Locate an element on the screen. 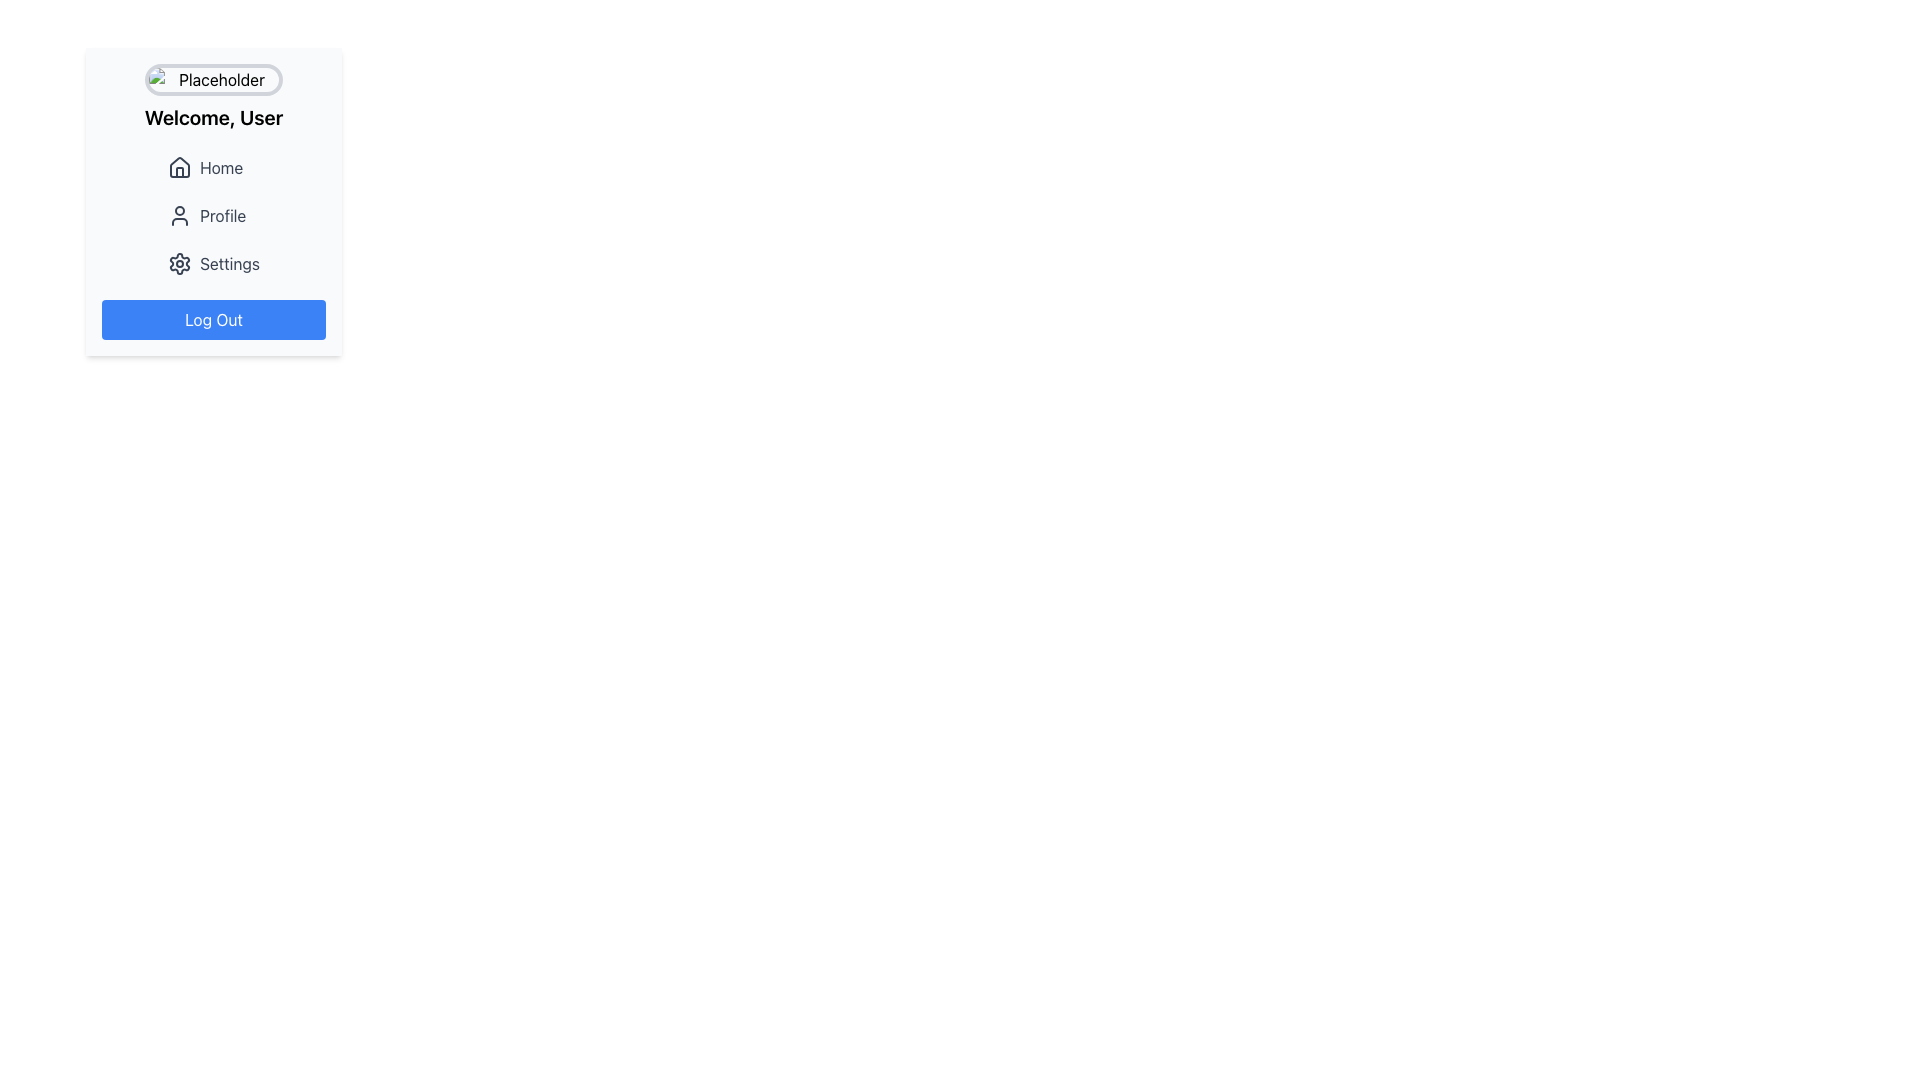 Image resolution: width=1920 pixels, height=1080 pixels. the user icon, which is a minimalistic outline with a circular head and rounded body, located to the left of the 'Profile' text is located at coordinates (180, 216).